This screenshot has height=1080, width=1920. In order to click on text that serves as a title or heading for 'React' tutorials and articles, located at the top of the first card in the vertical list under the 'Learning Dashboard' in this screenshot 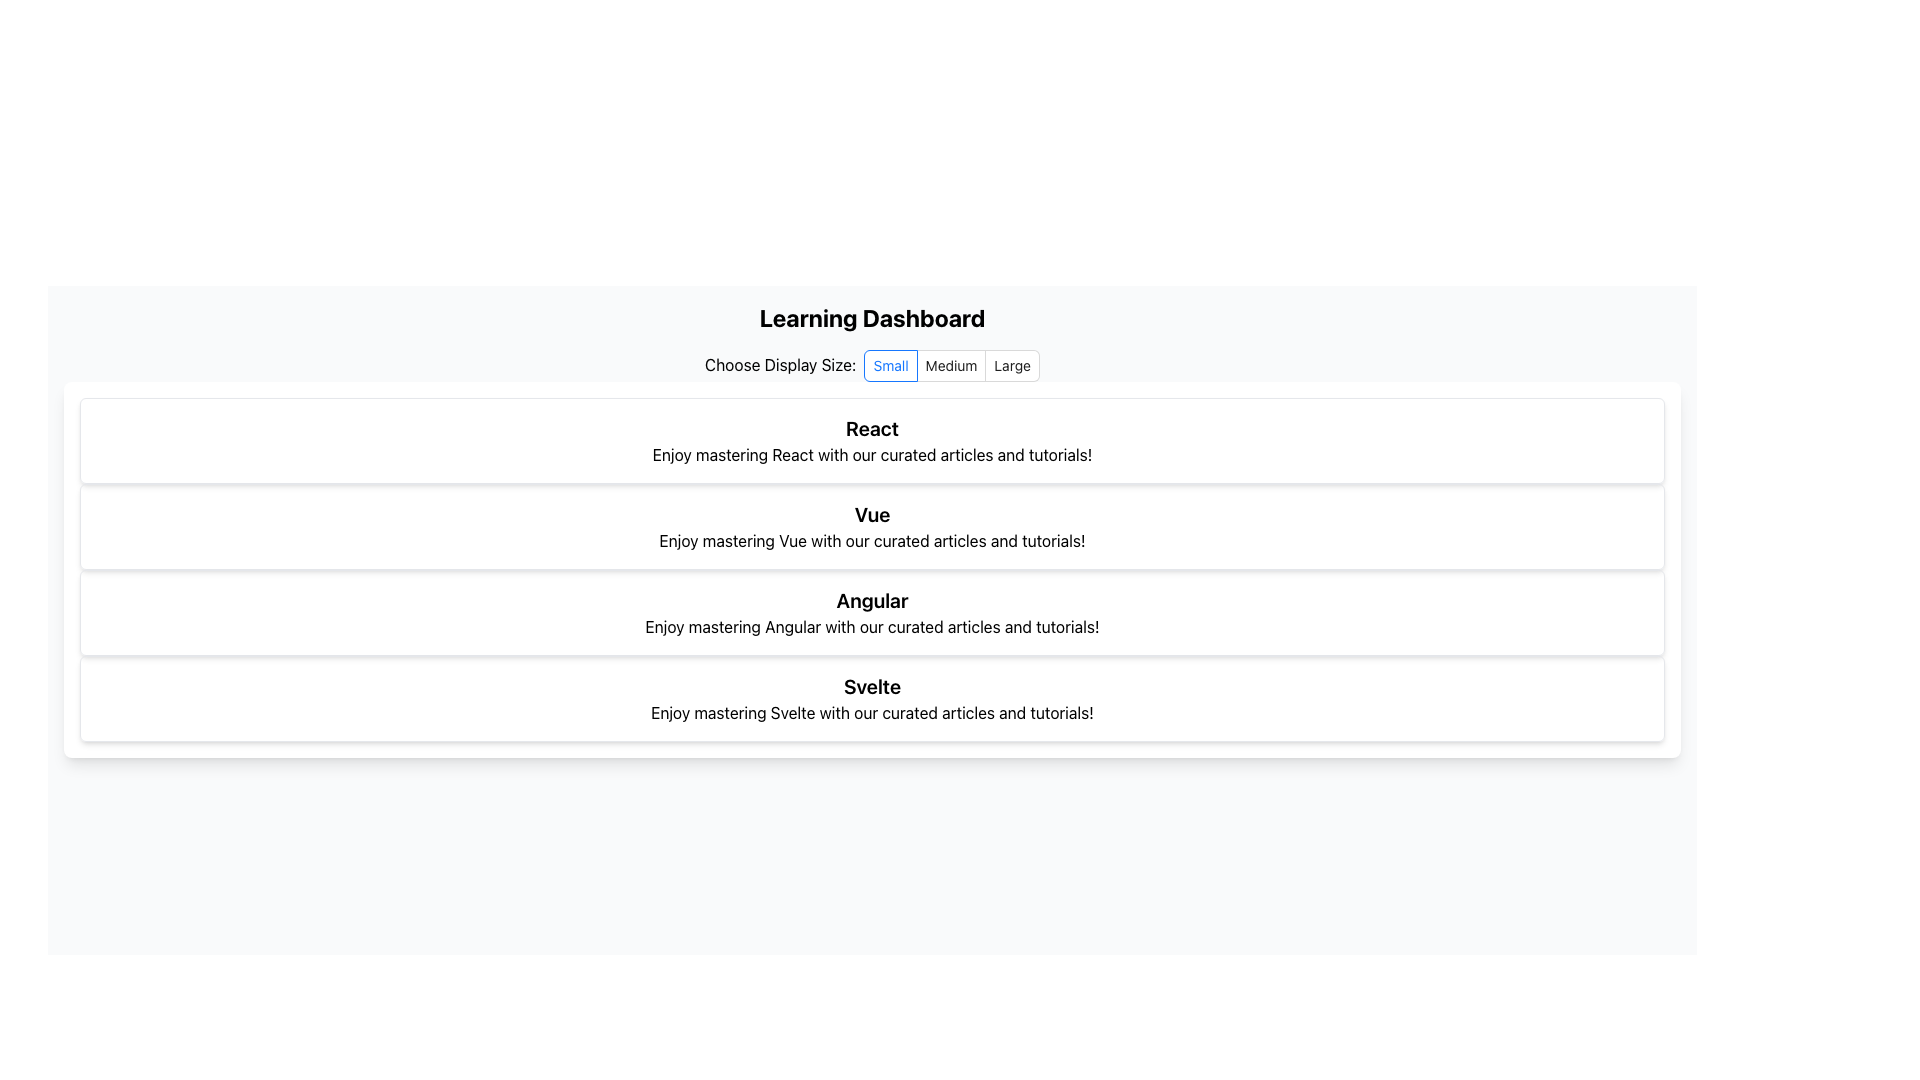, I will do `click(872, 427)`.